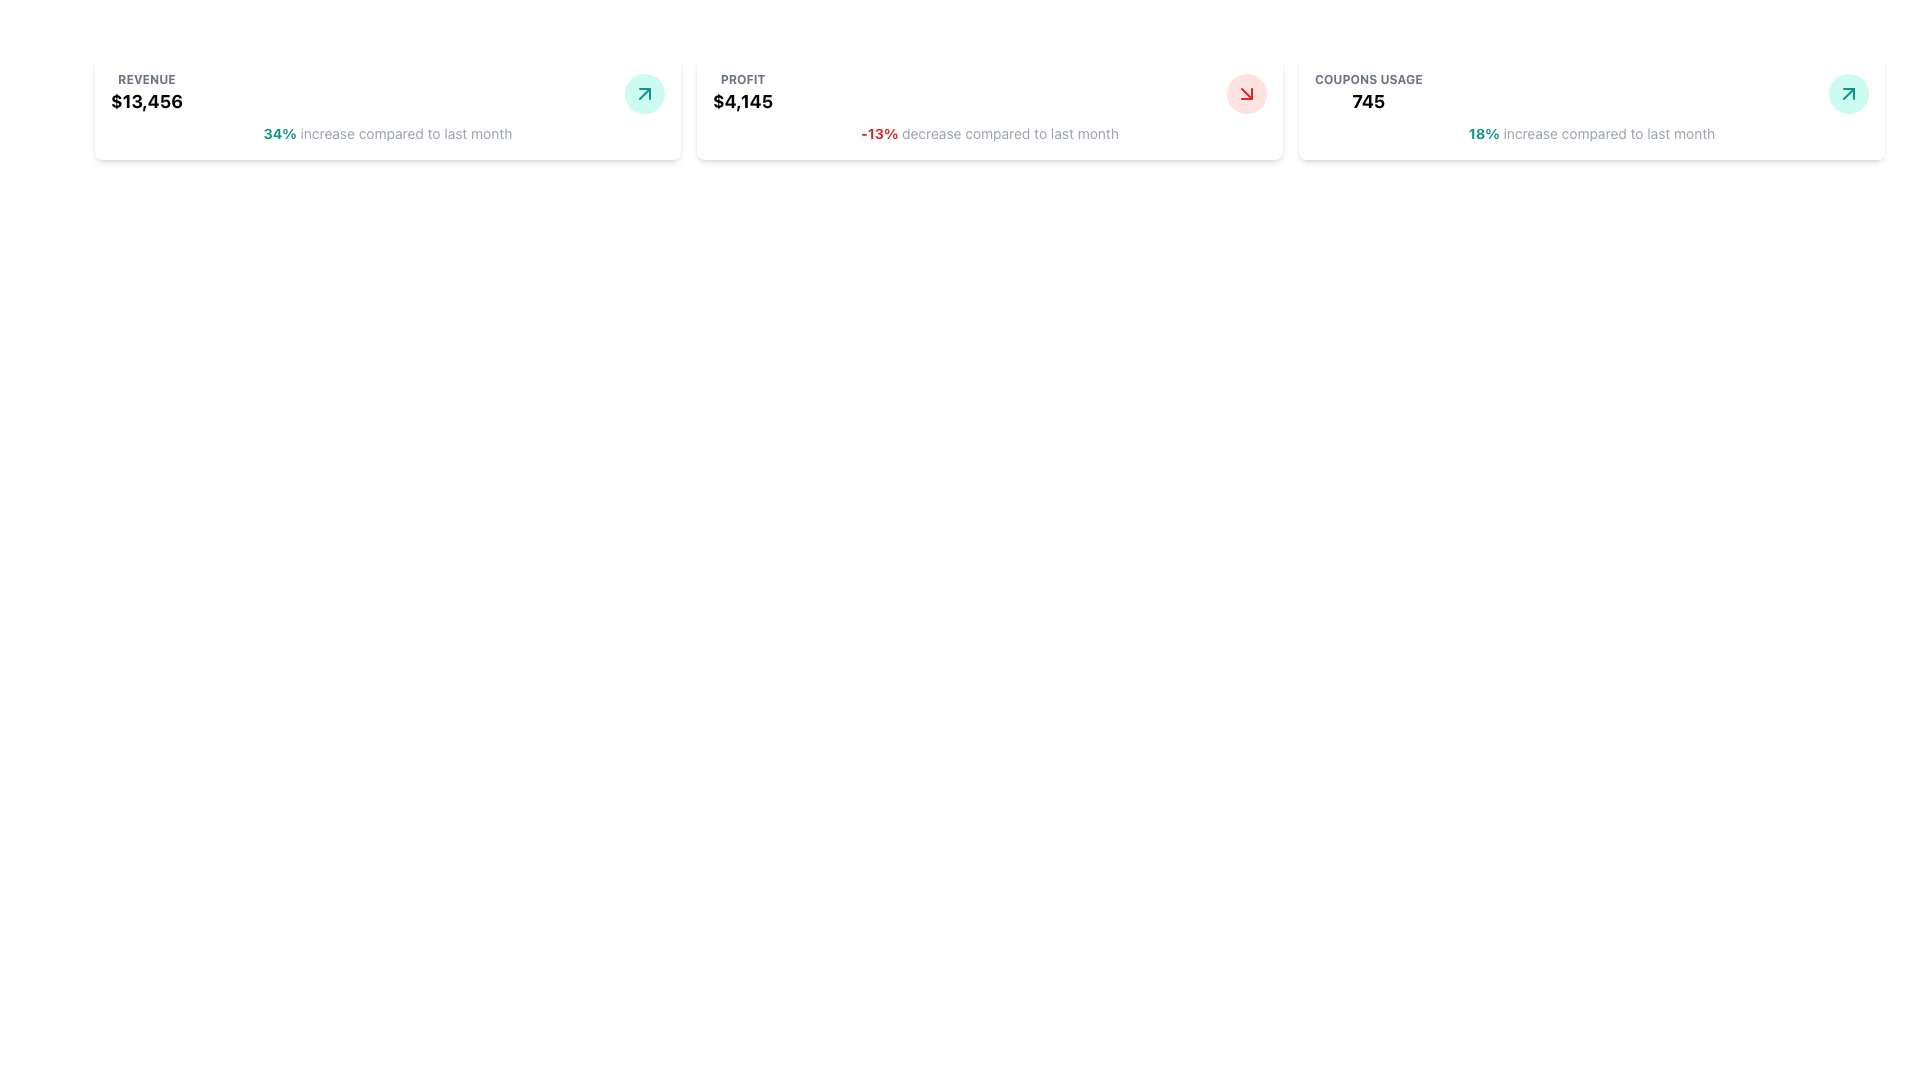  I want to click on the informational summary component displaying 'Coupons usage' and '745', so click(1367, 93).